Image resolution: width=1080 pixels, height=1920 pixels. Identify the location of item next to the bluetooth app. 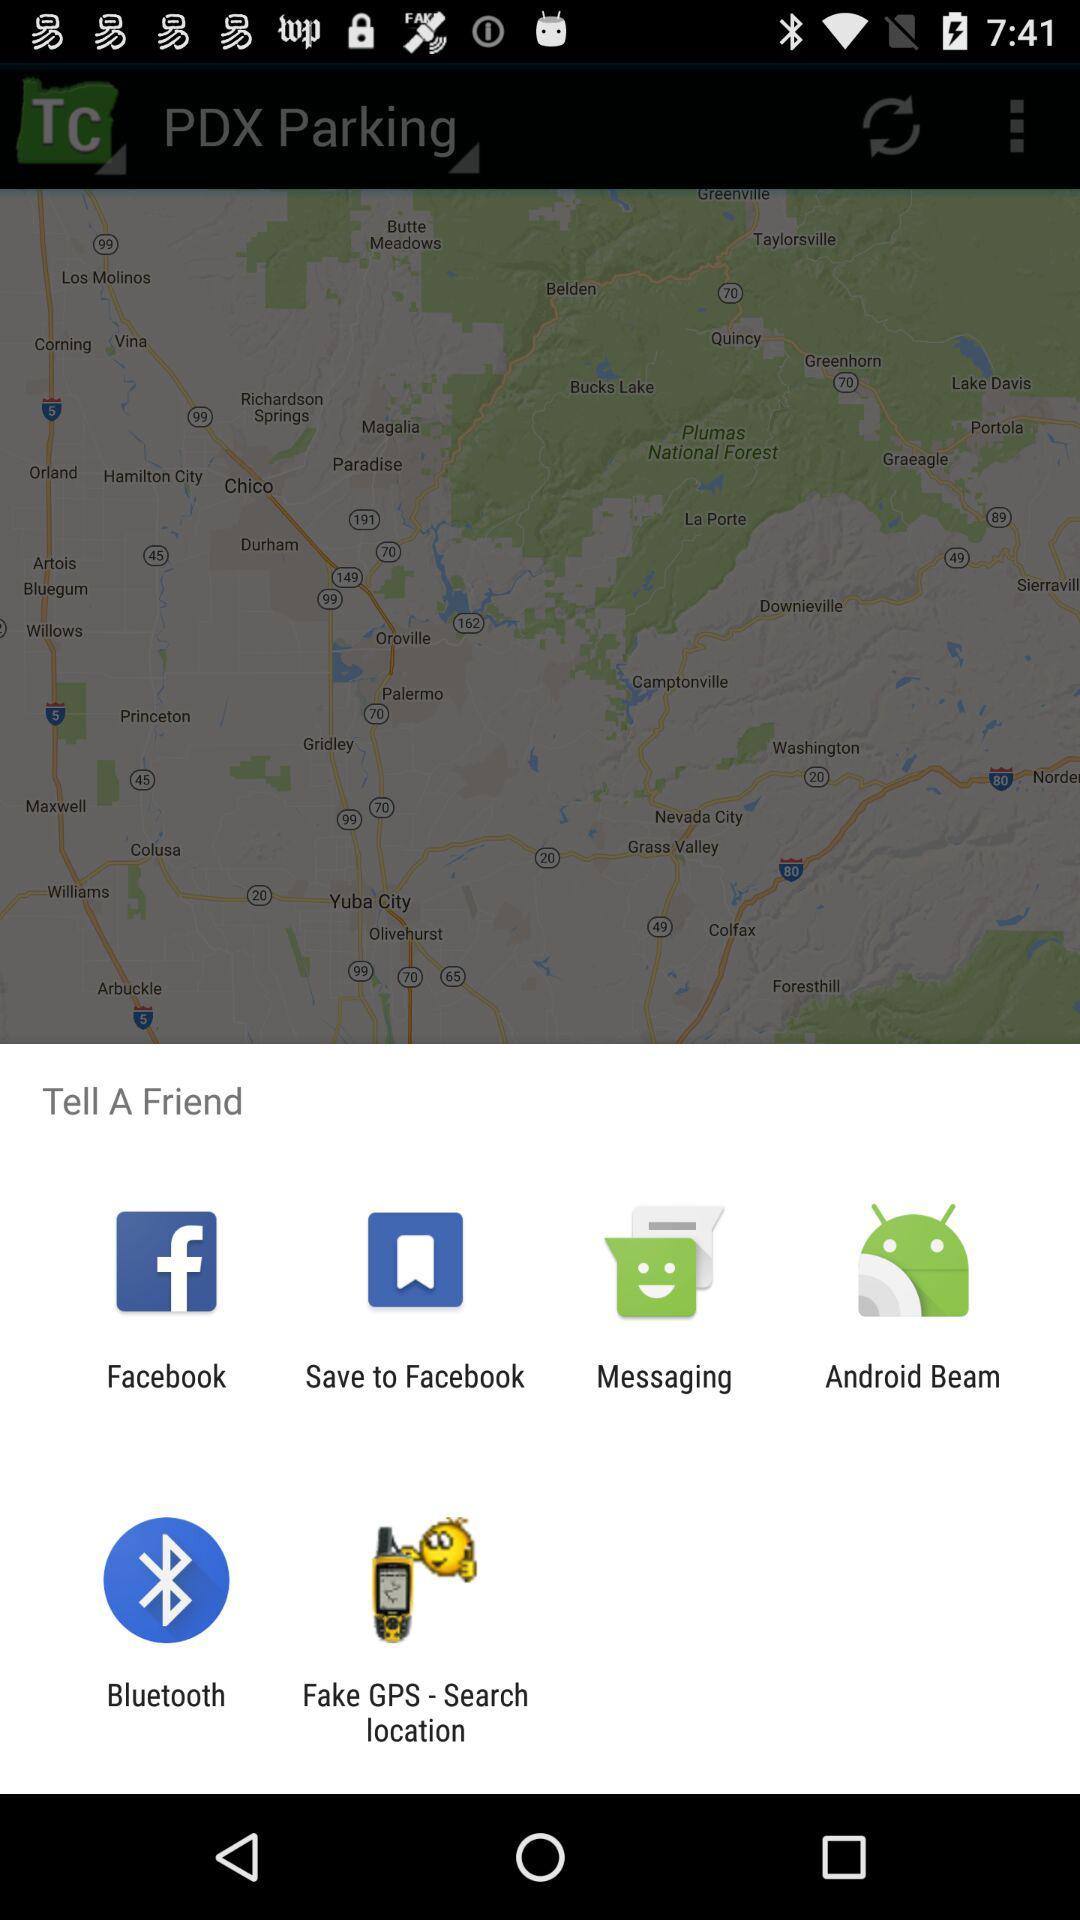
(414, 1711).